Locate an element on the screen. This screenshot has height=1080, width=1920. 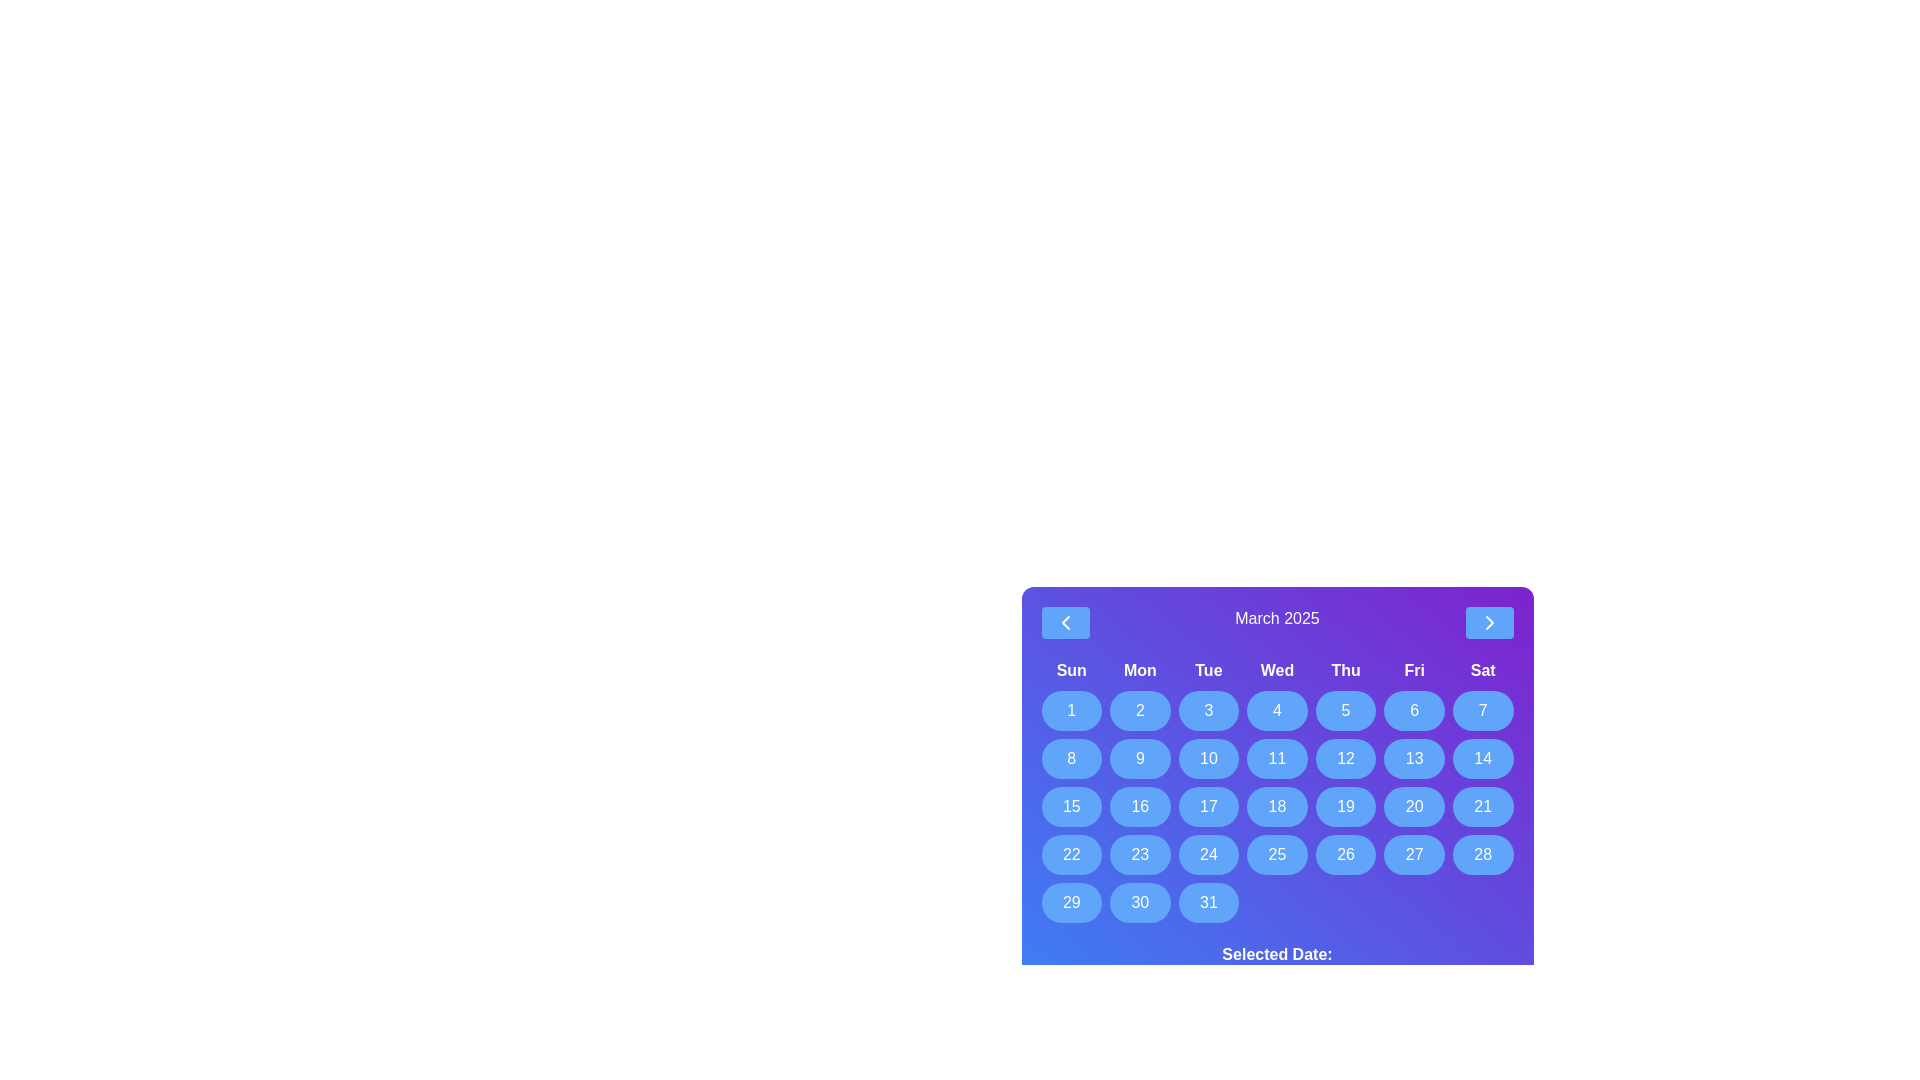
the highlighted date (18th) in the calendar for March 2025, which is displayed with a gradient blue-to-purple background is located at coordinates (1276, 797).